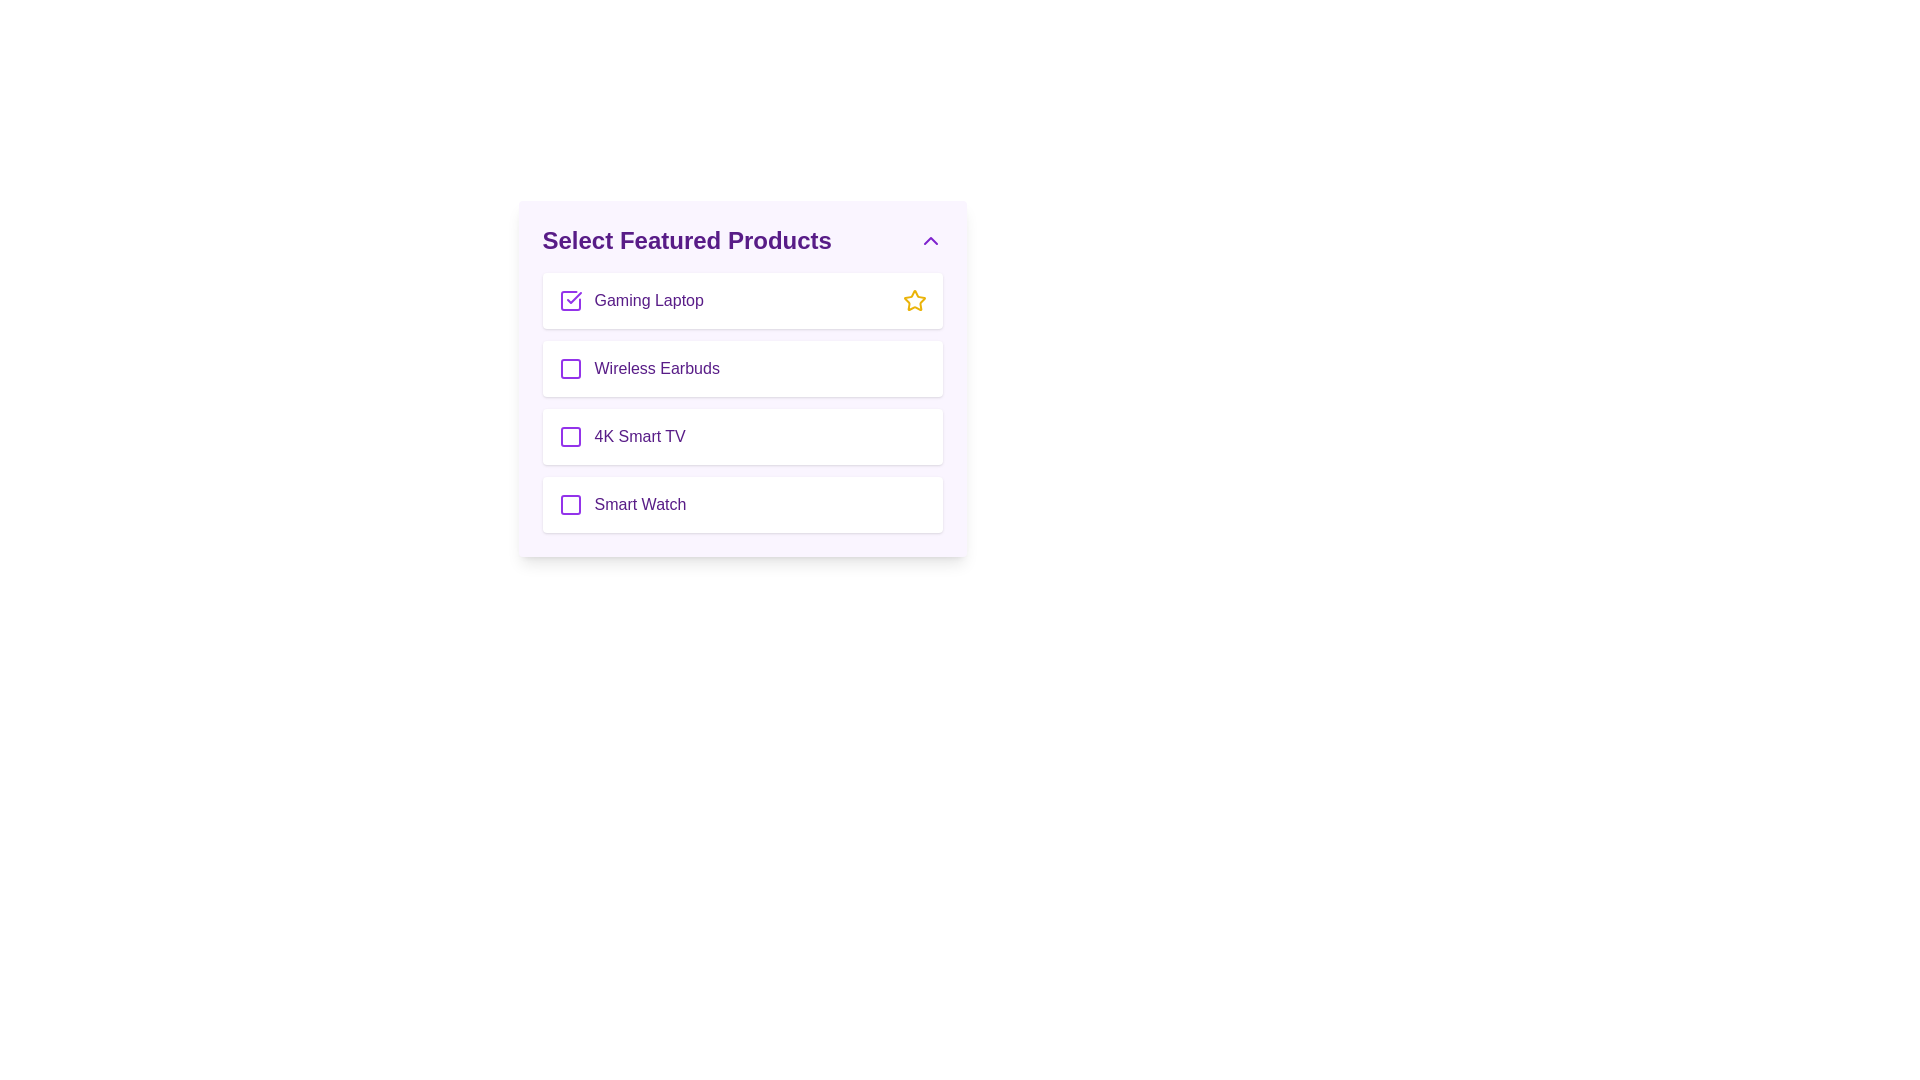 The image size is (1920, 1080). What do you see at coordinates (640, 504) in the screenshot?
I see `the 'Smart Watch' text label located to the right of the checkbox icon in the fourth item of the list` at bounding box center [640, 504].